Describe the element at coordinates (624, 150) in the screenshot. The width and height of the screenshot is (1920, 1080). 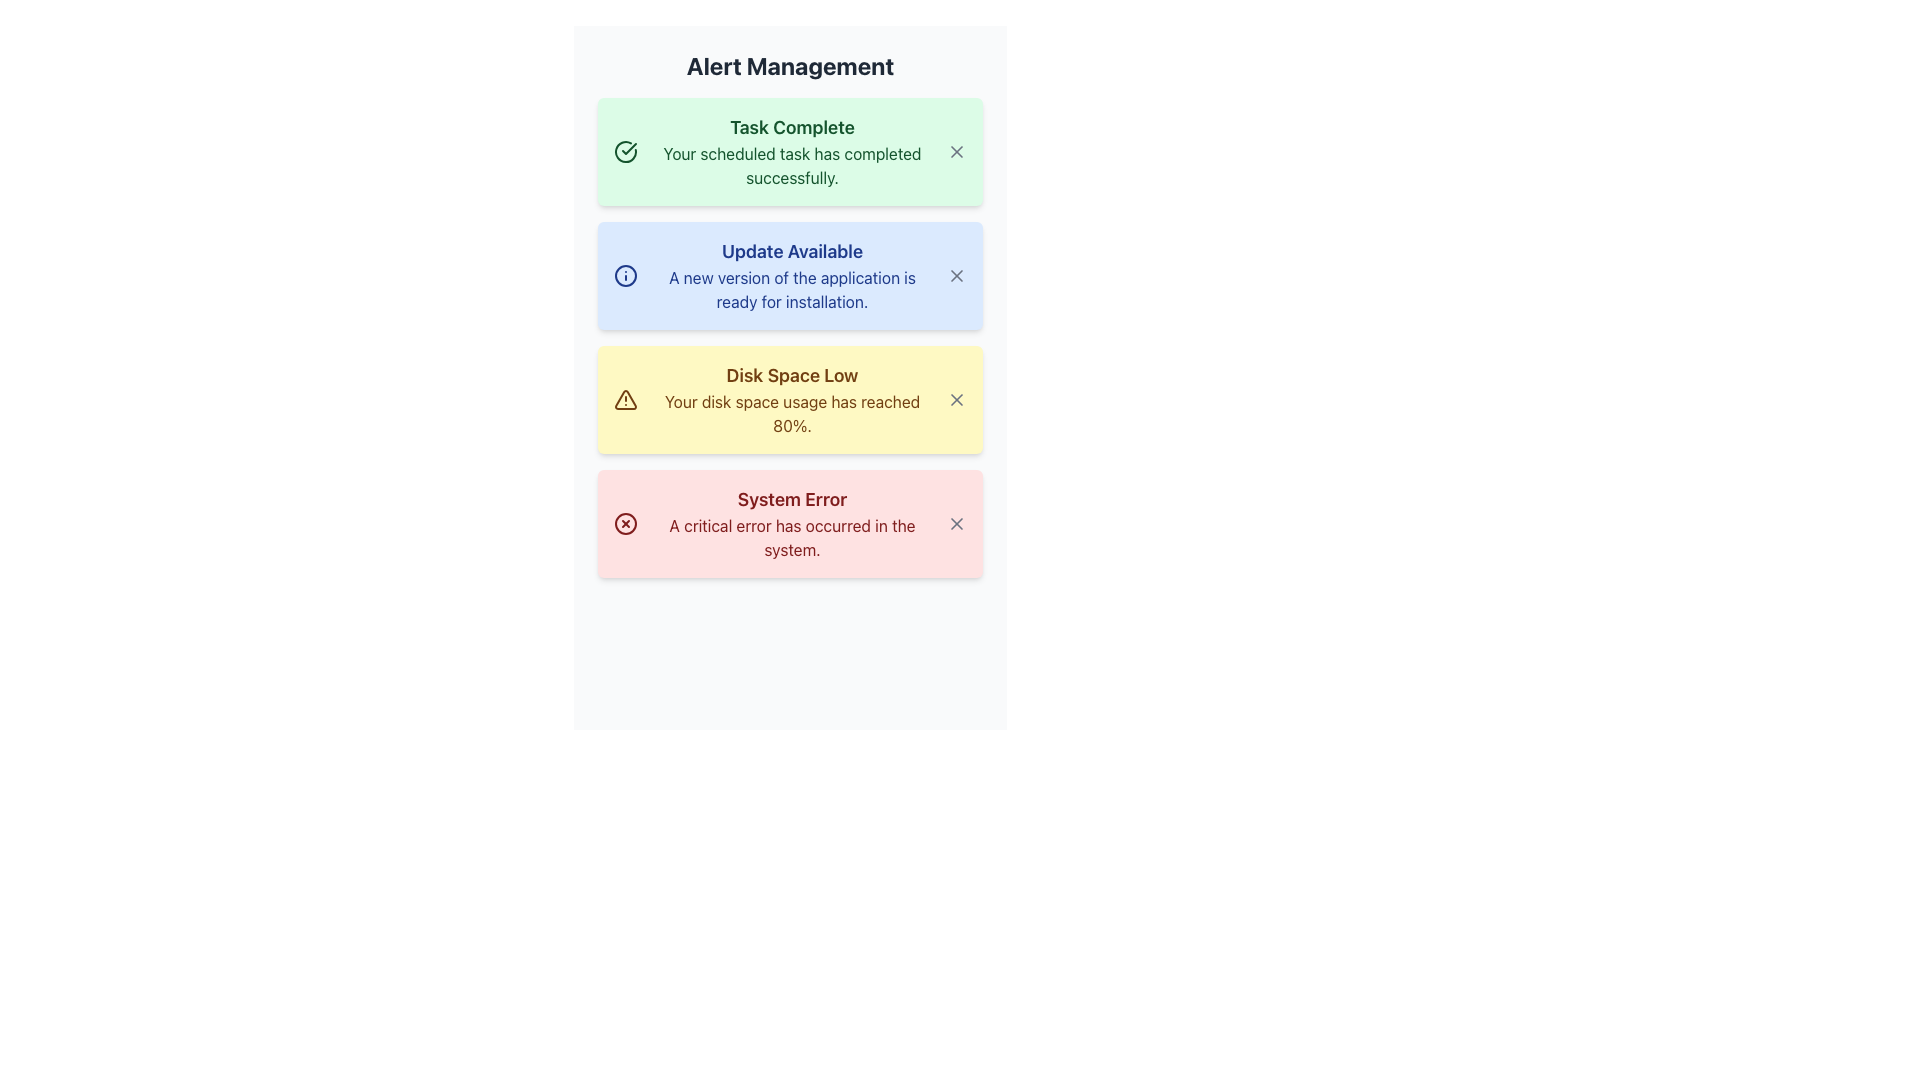
I see `the graphical element of the 'Task Complete' notification icon, which indicates completion or check status, located at the left-hand side of the notification box` at that location.